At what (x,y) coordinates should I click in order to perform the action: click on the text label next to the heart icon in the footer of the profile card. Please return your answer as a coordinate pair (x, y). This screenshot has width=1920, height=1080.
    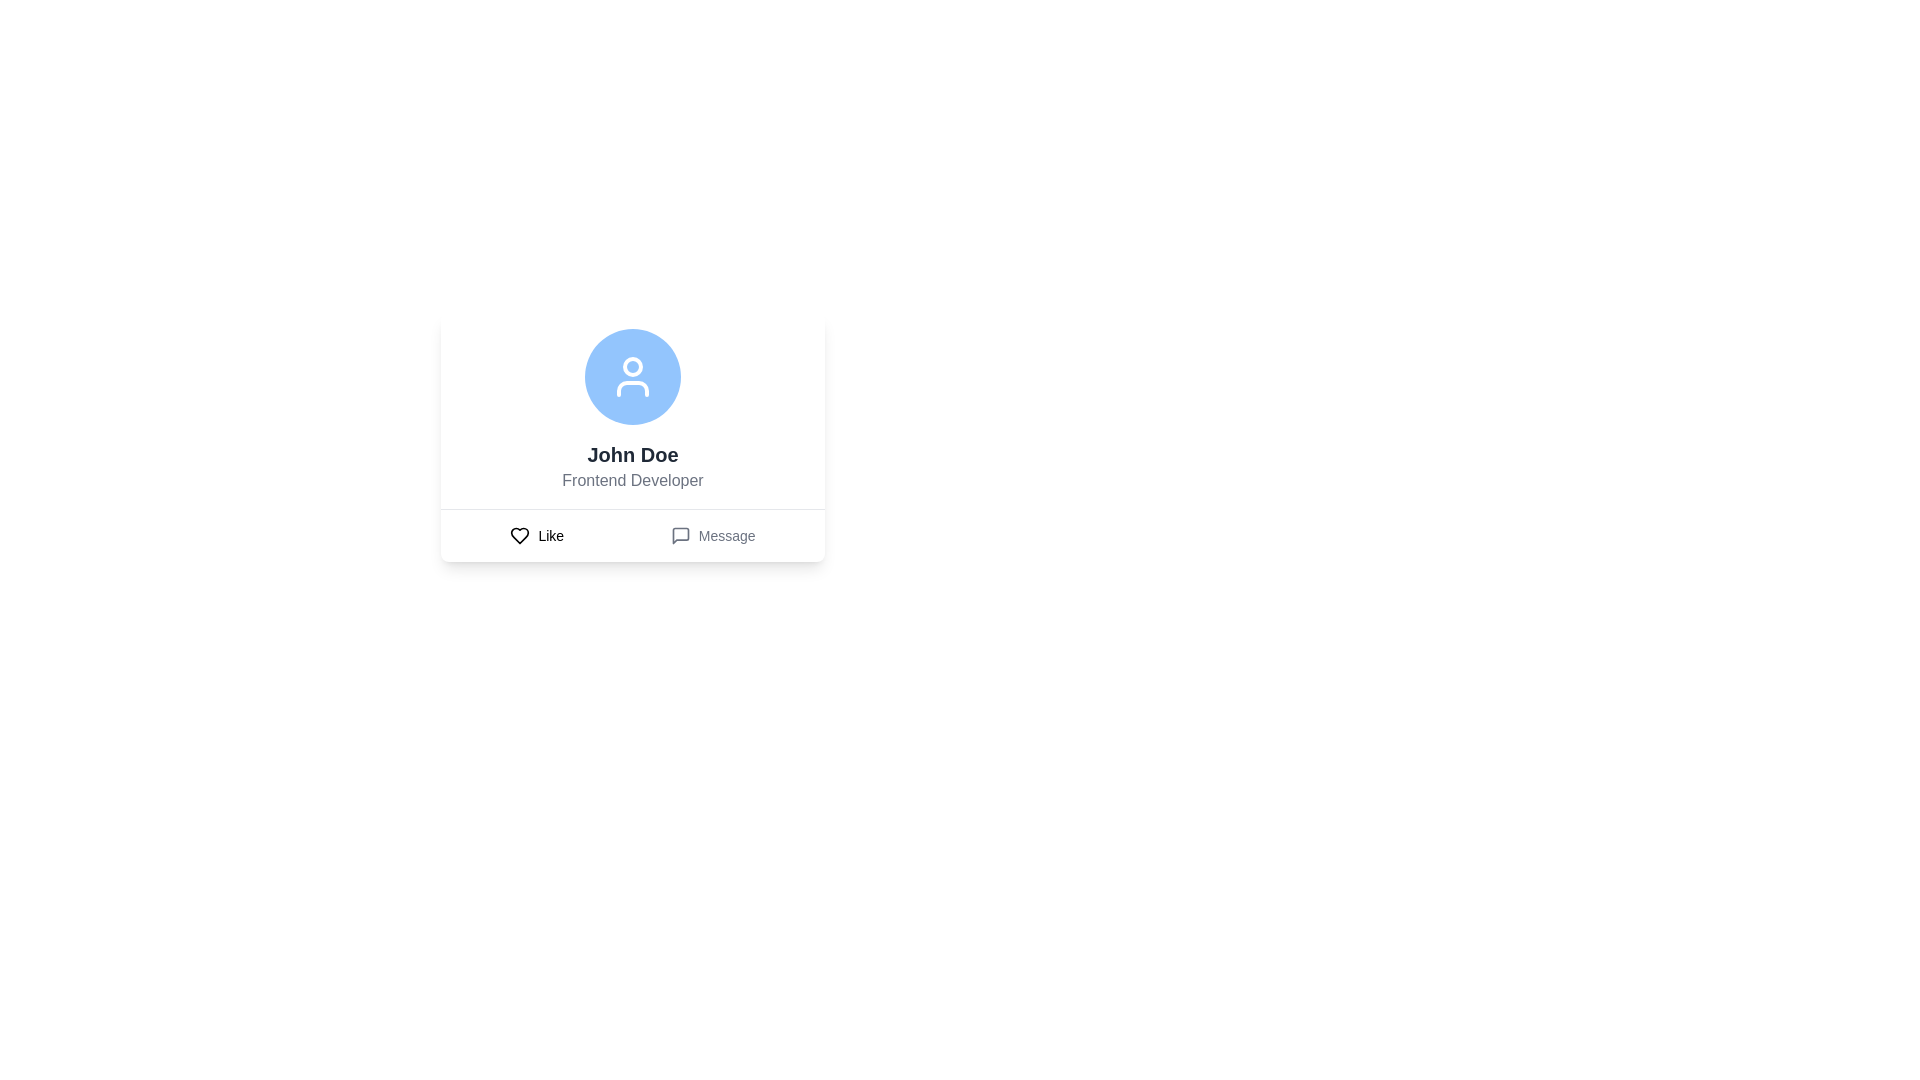
    Looking at the image, I should click on (551, 535).